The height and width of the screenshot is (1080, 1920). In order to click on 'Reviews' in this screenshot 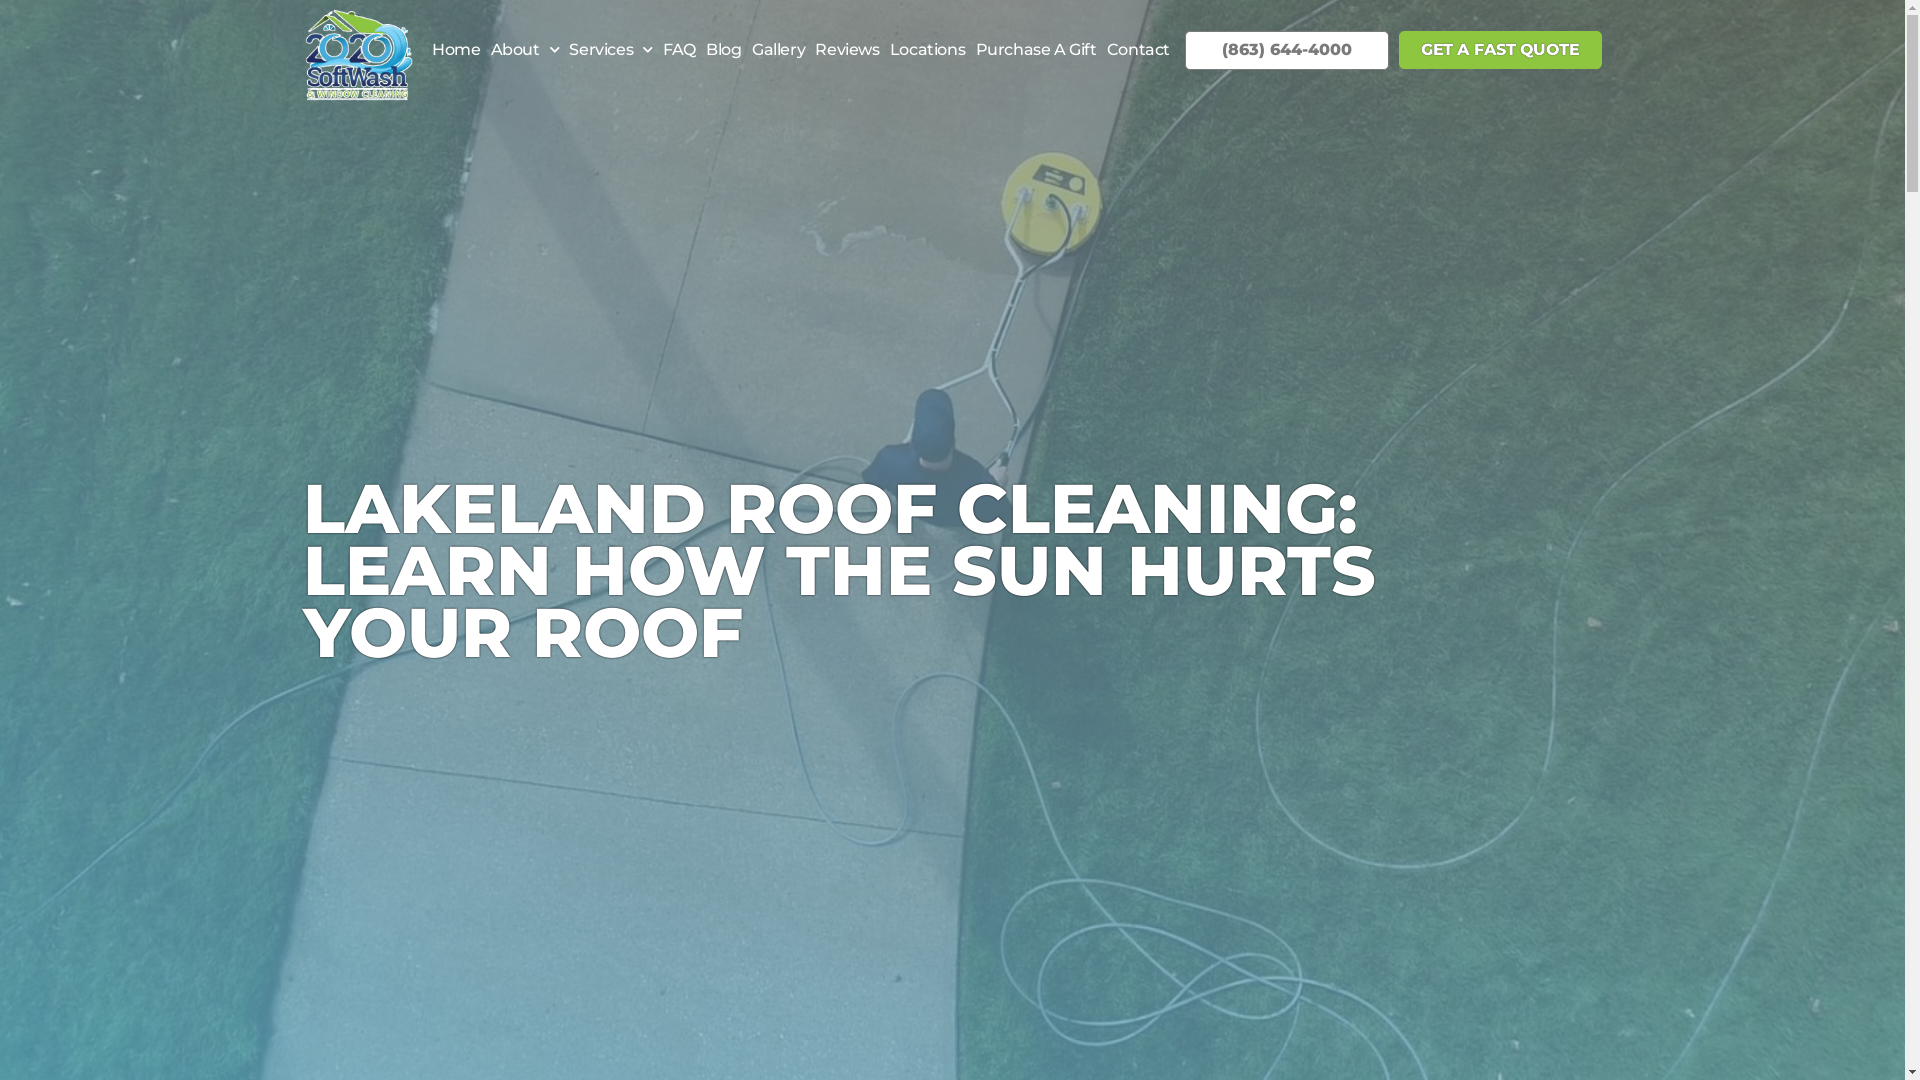, I will do `click(846, 49)`.